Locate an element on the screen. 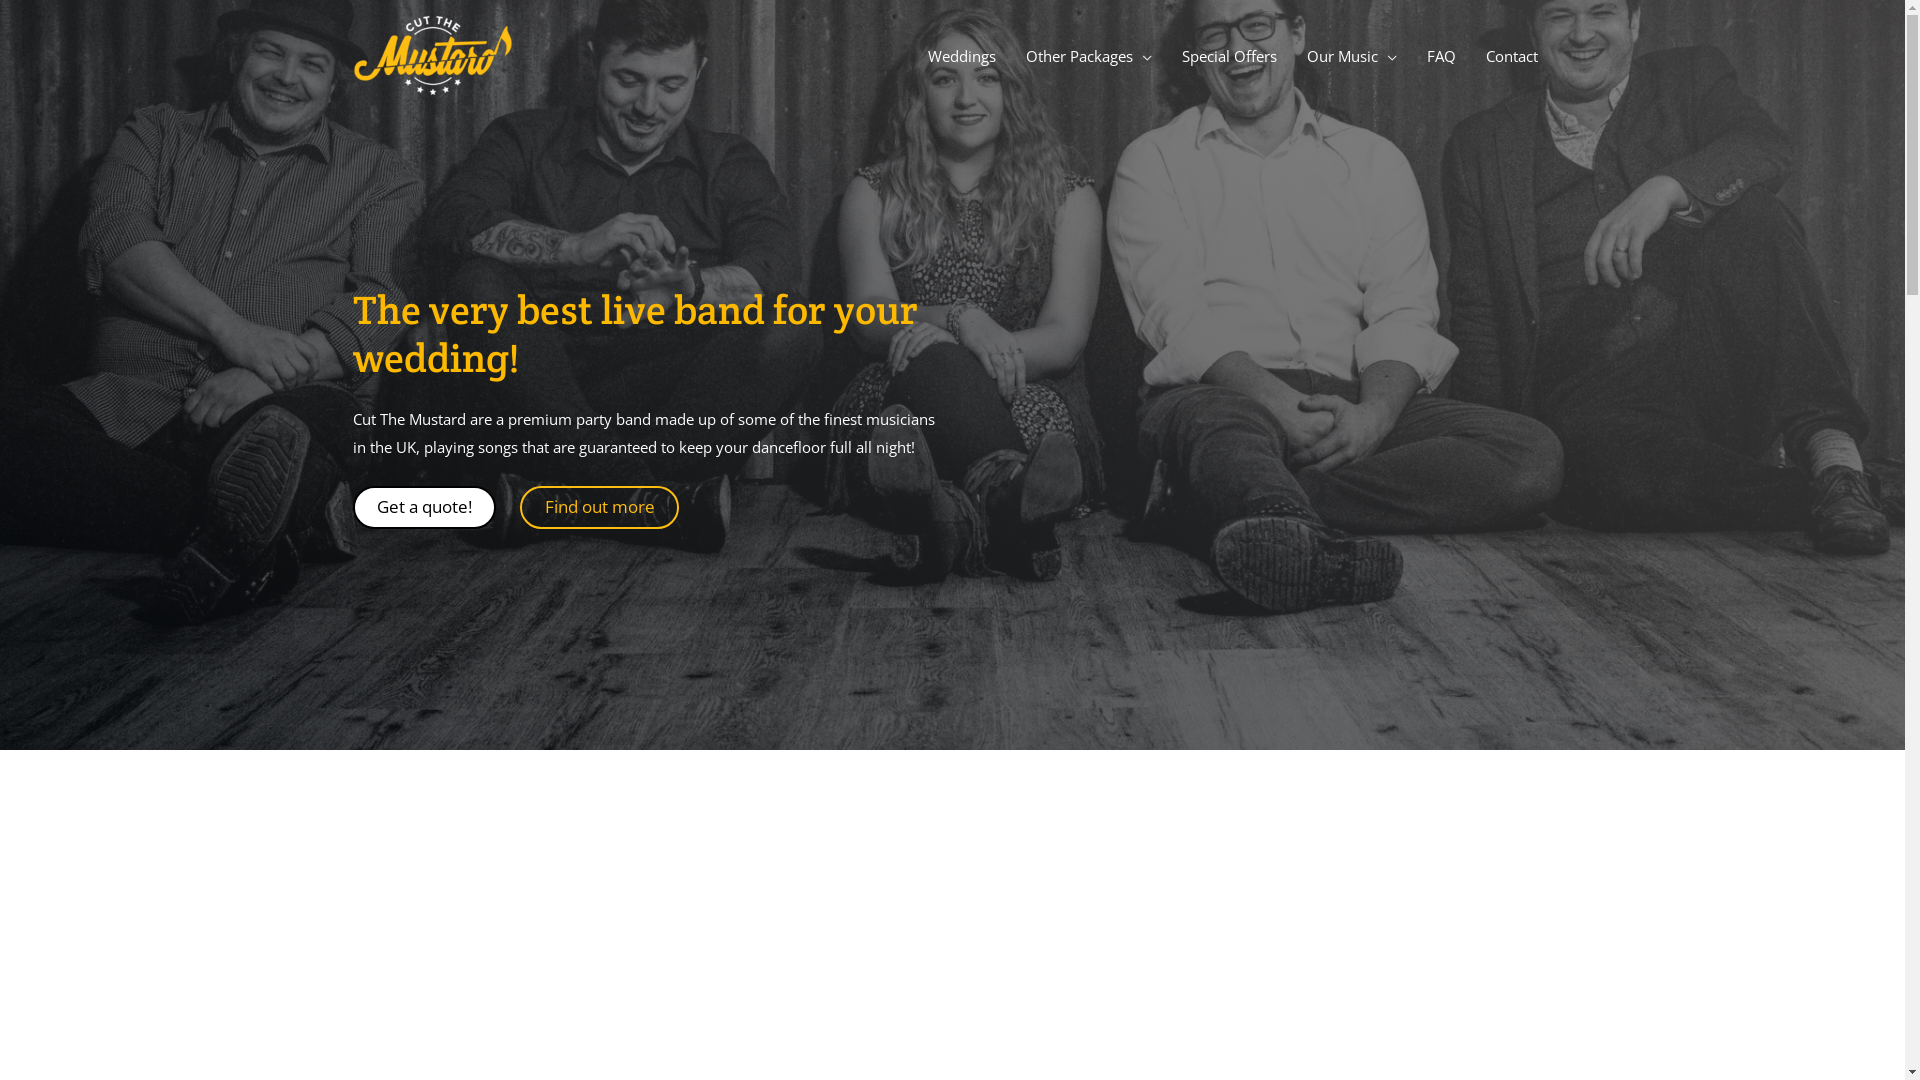 The height and width of the screenshot is (1080, 1920). 'FAQ' is located at coordinates (1441, 53).